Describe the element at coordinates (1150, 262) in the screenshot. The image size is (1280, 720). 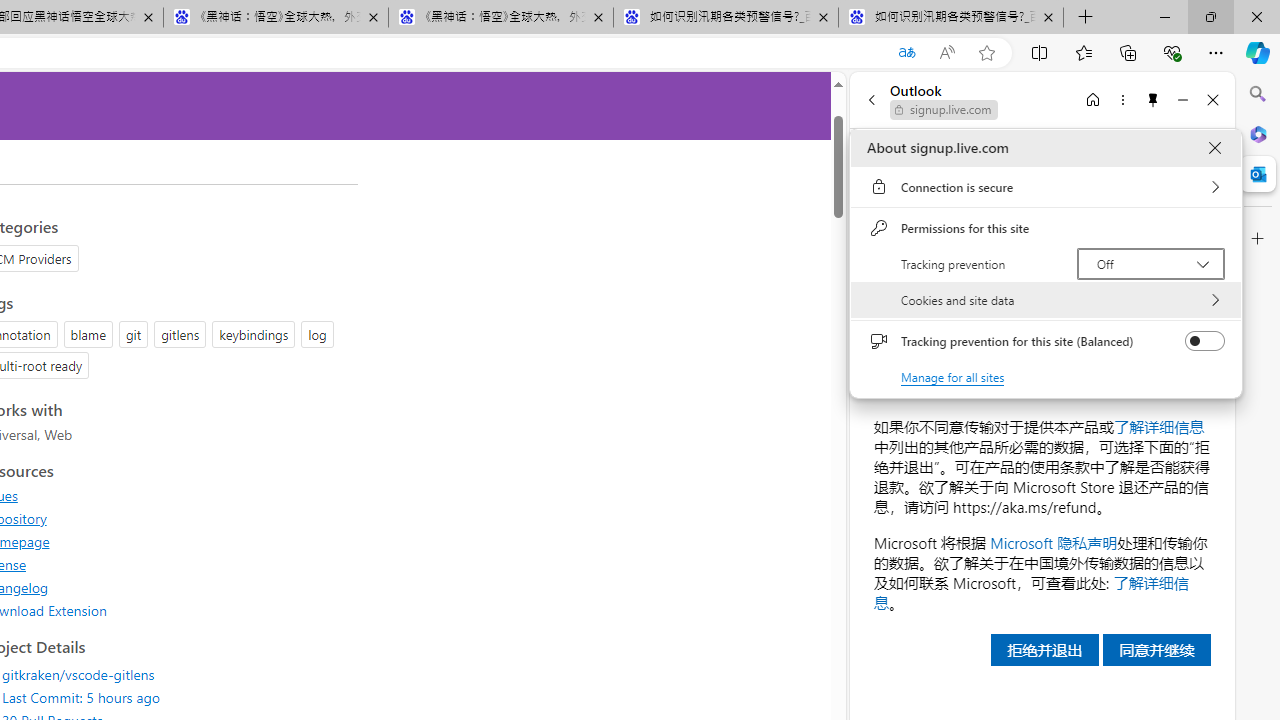
I see `'Tracking prevention Off'` at that location.